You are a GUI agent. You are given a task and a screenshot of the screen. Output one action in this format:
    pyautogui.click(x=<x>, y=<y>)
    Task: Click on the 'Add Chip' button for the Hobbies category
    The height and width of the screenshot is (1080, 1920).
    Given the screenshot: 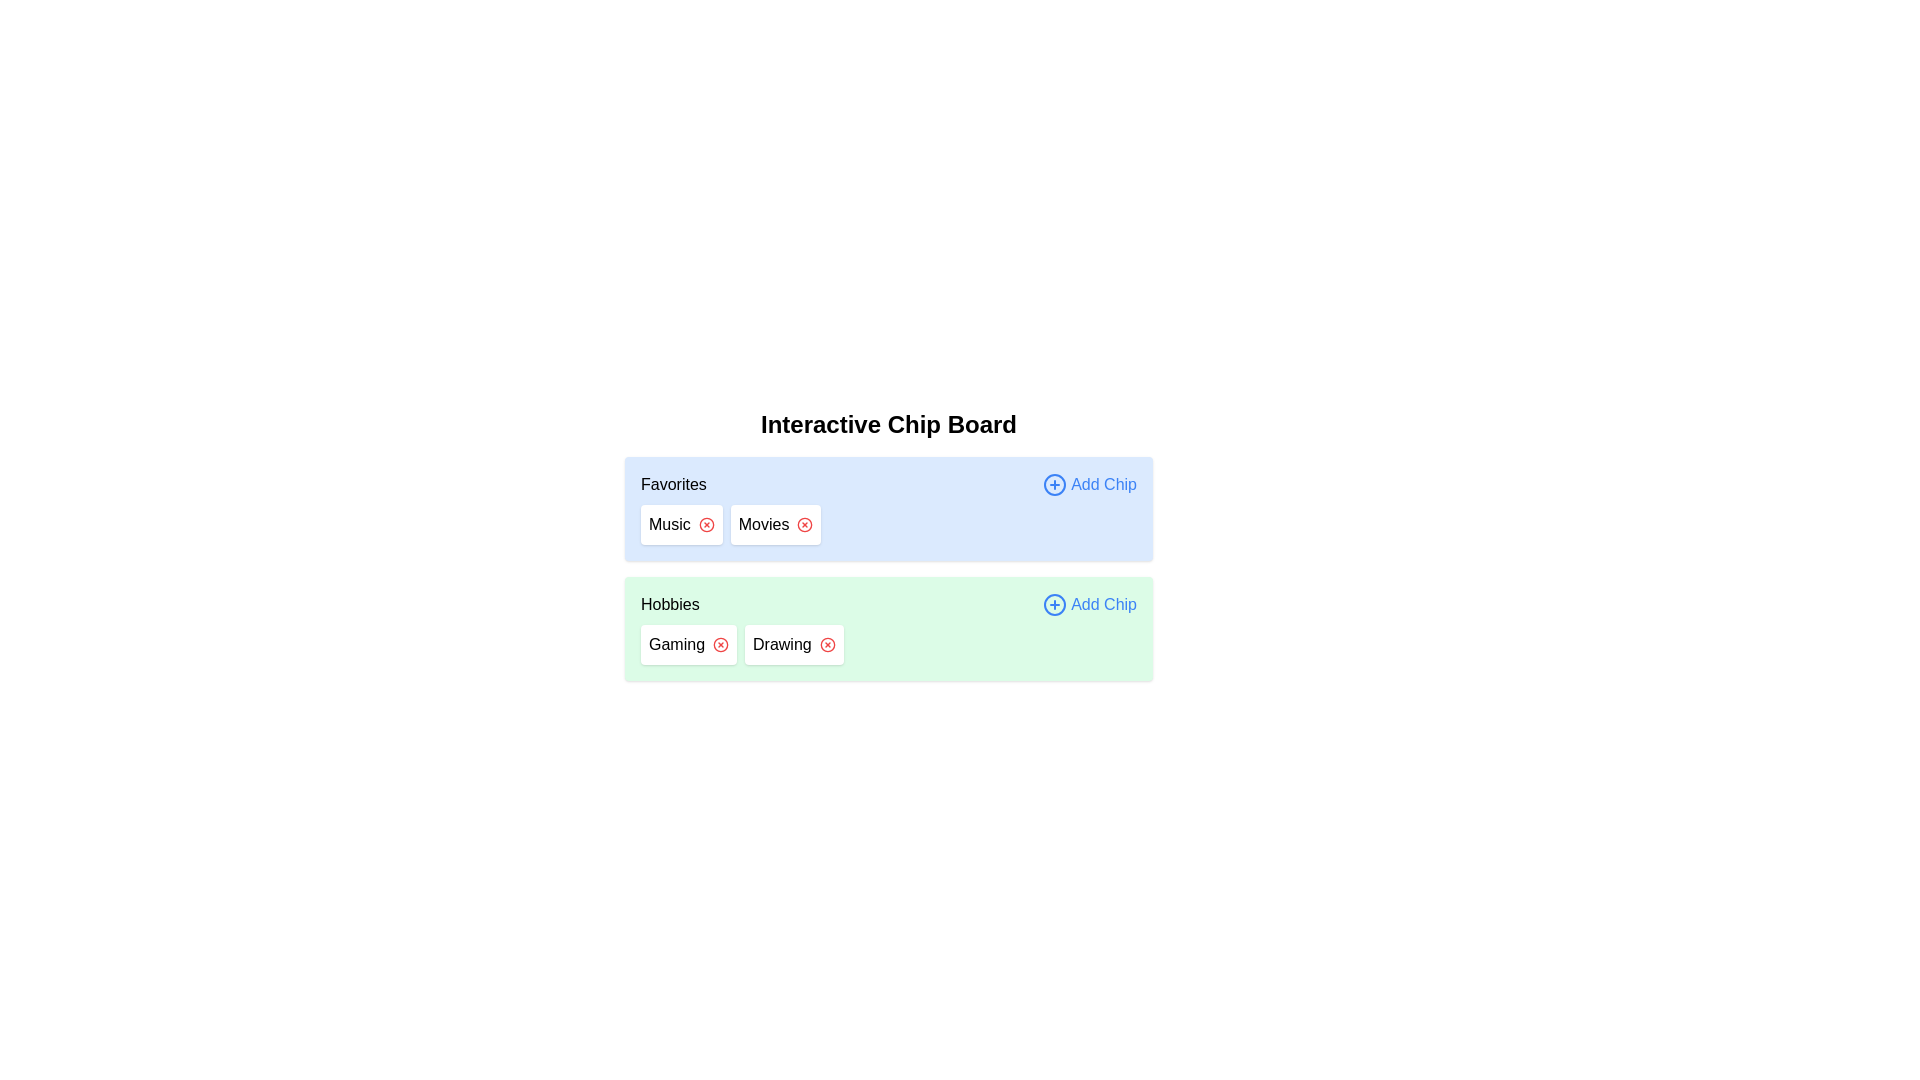 What is the action you would take?
    pyautogui.click(x=1088, y=604)
    